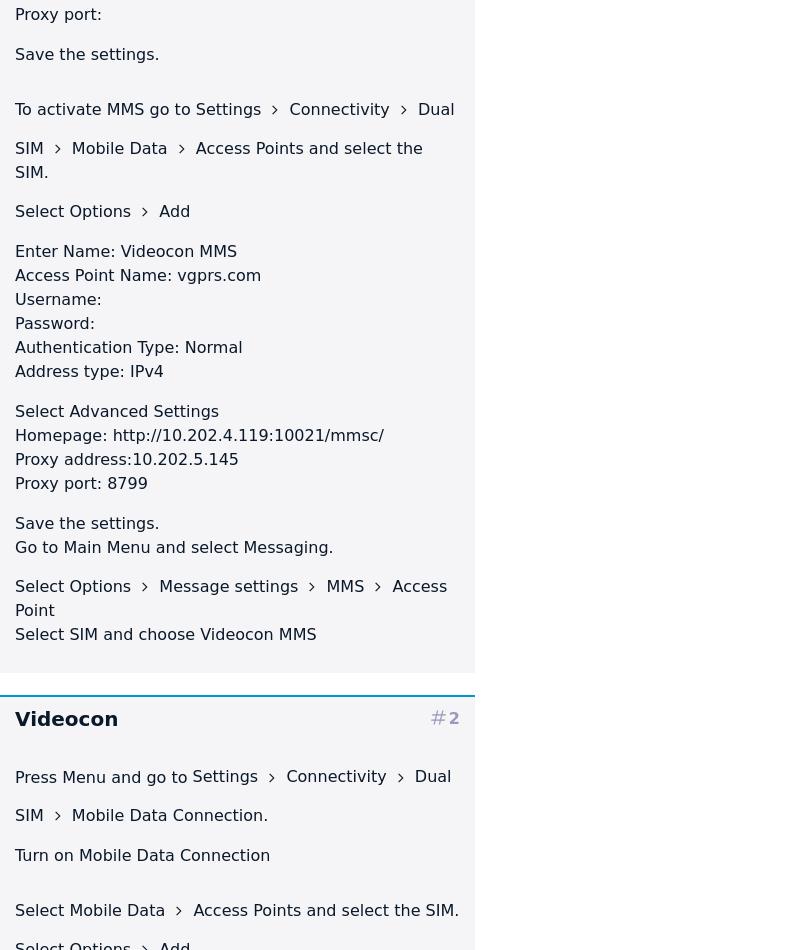  Describe the element at coordinates (453, 716) in the screenshot. I see `'2'` at that location.